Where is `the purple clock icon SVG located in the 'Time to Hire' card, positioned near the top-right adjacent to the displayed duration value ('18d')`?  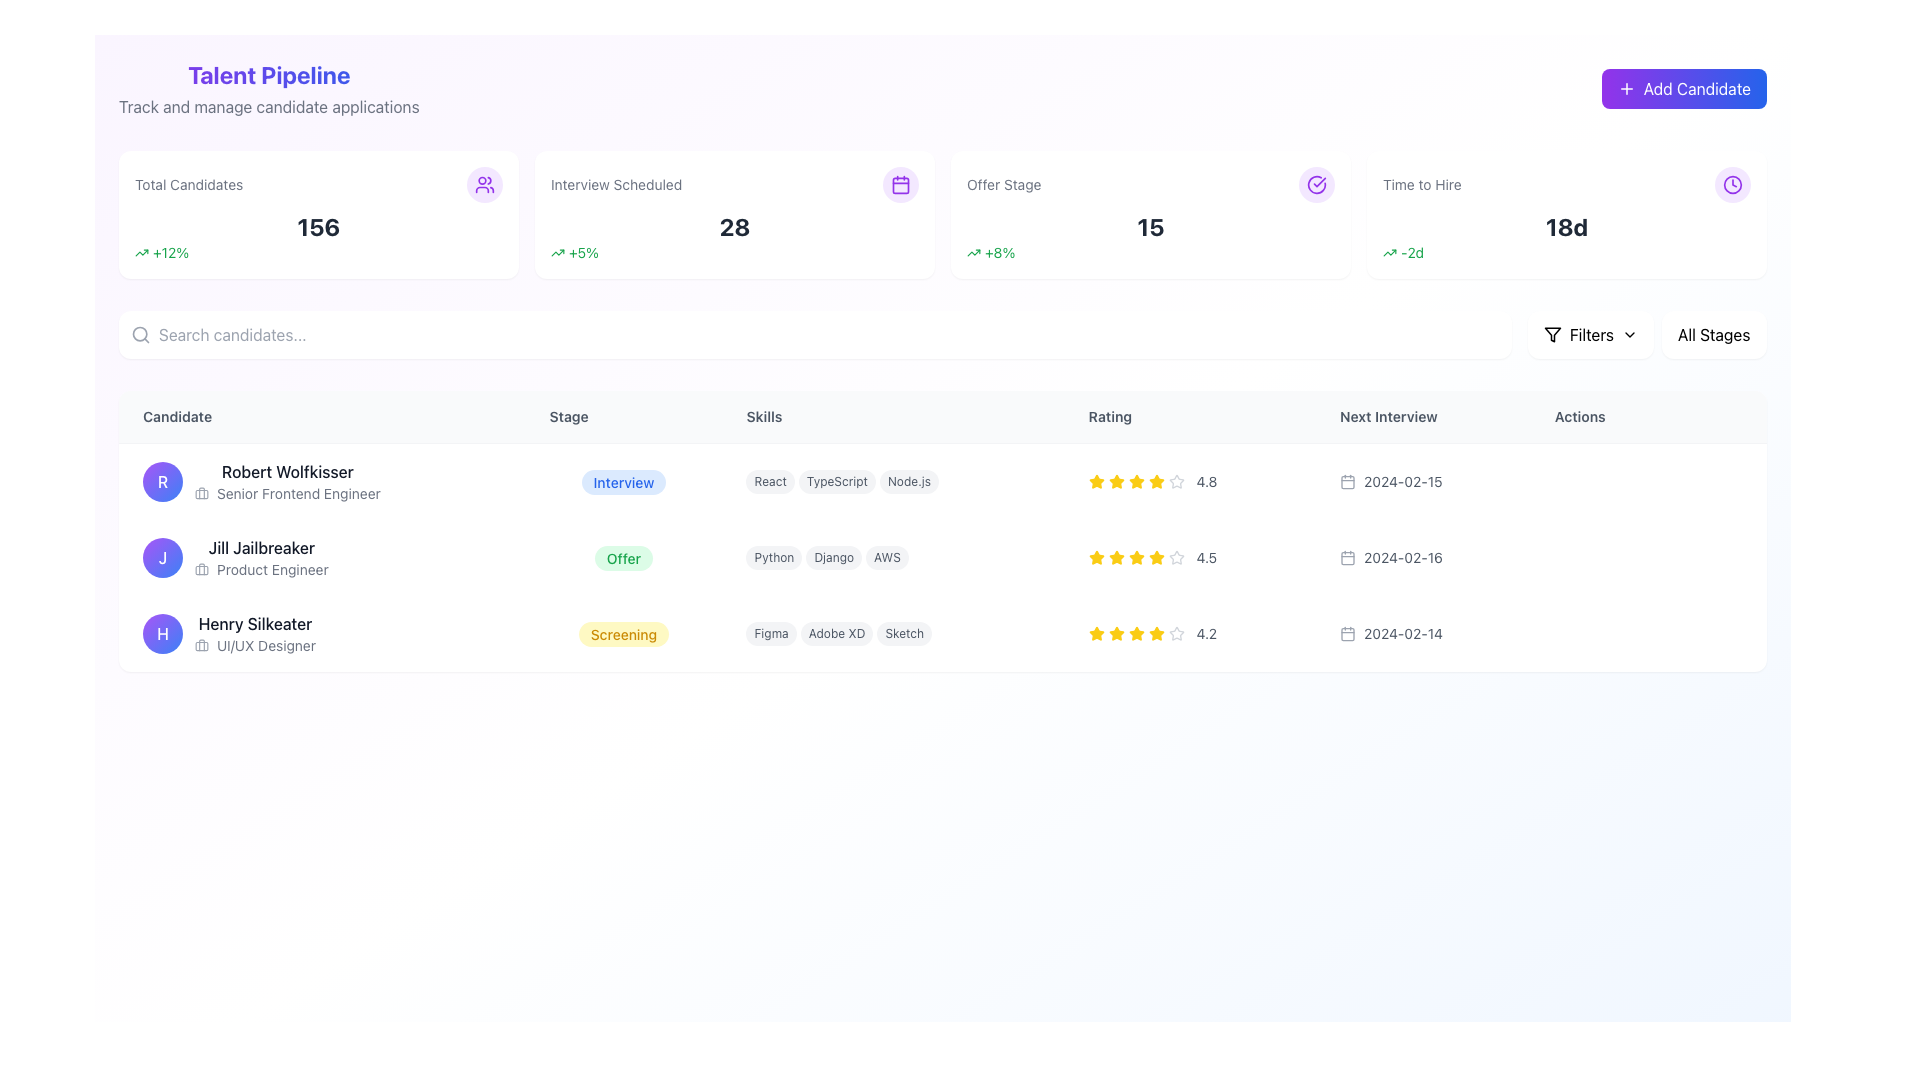 the purple clock icon SVG located in the 'Time to Hire' card, positioned near the top-right adjacent to the displayed duration value ('18d') is located at coordinates (1731, 185).